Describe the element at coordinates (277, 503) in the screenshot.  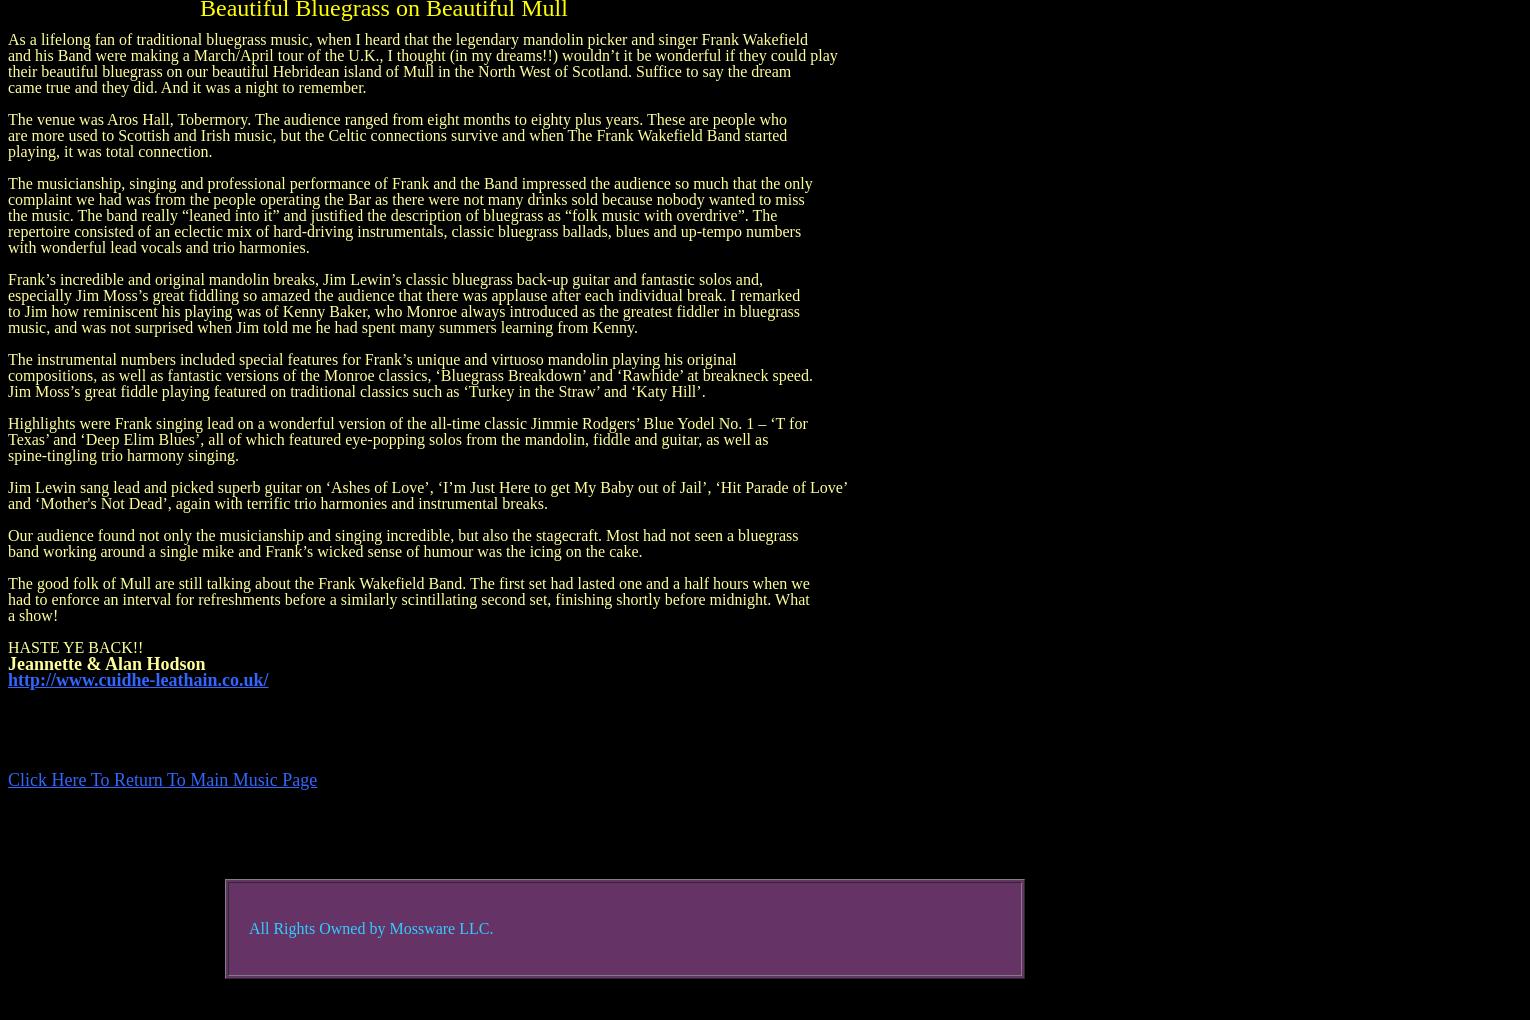
I see `'and
‘Mother's Not Dead’, again with terrific trio harmonies and instrumental
breaks.'` at that location.